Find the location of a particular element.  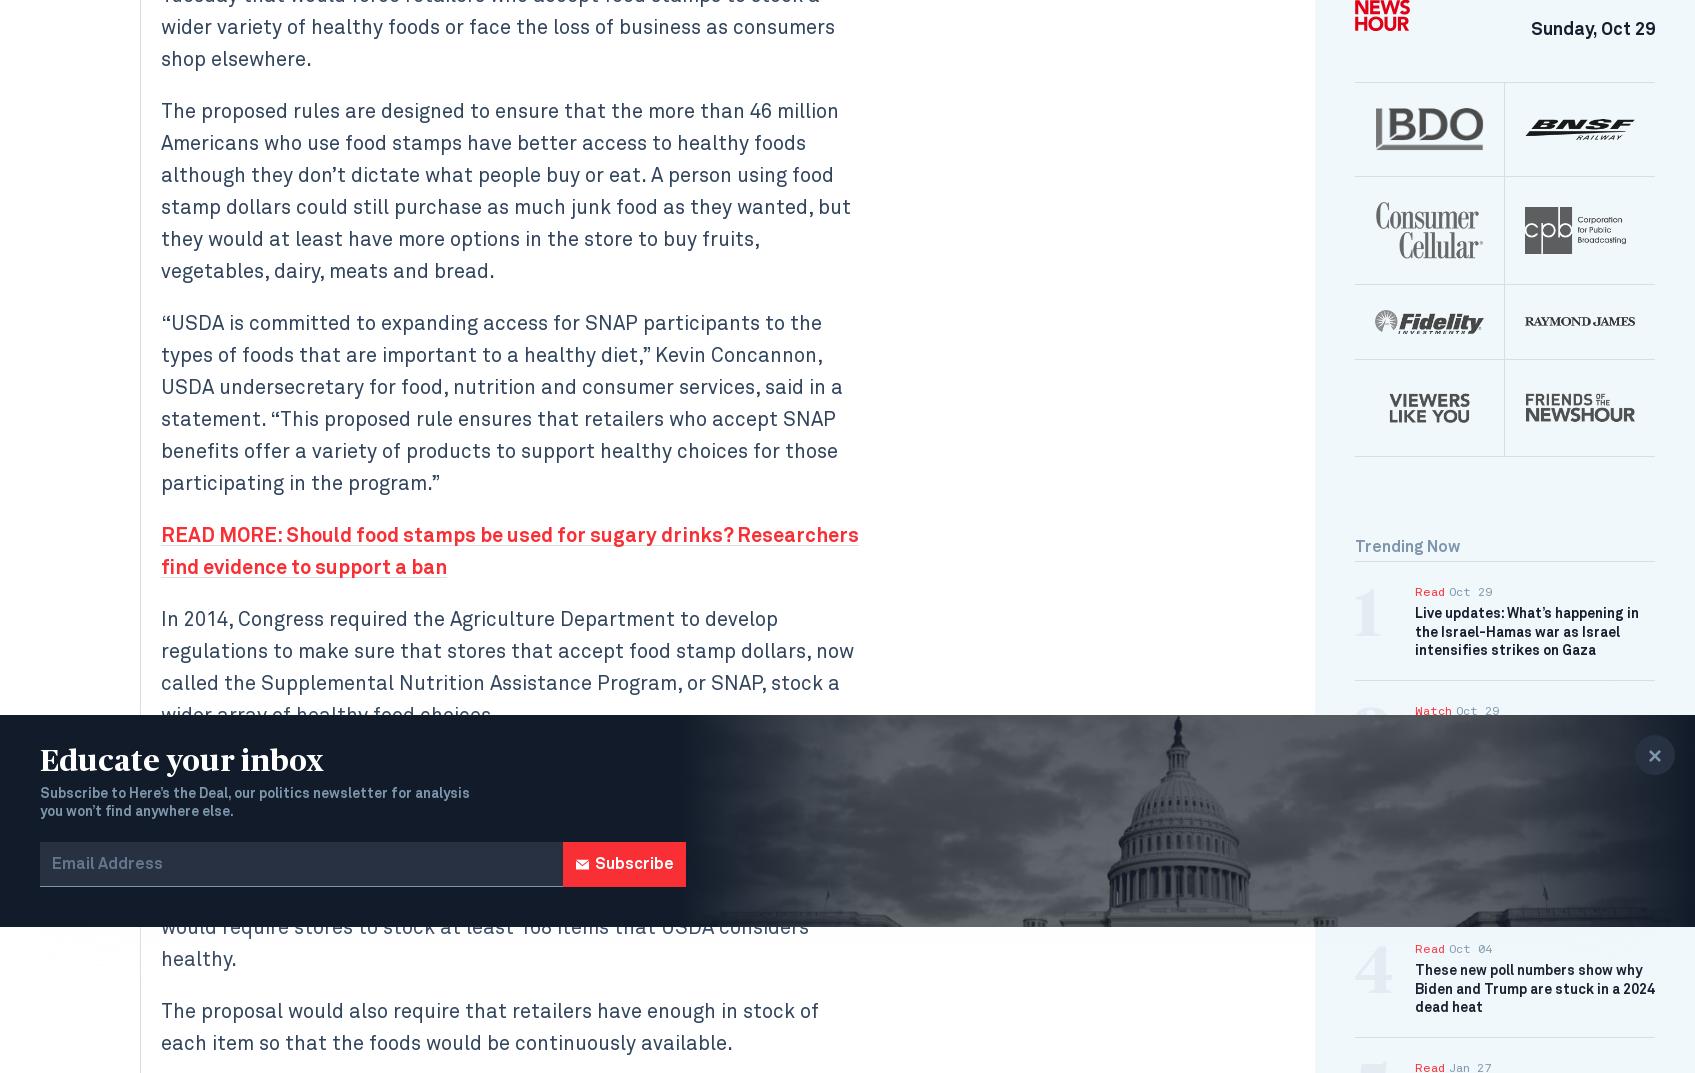

'Sunday, Oct 29' is located at coordinates (1592, 29).